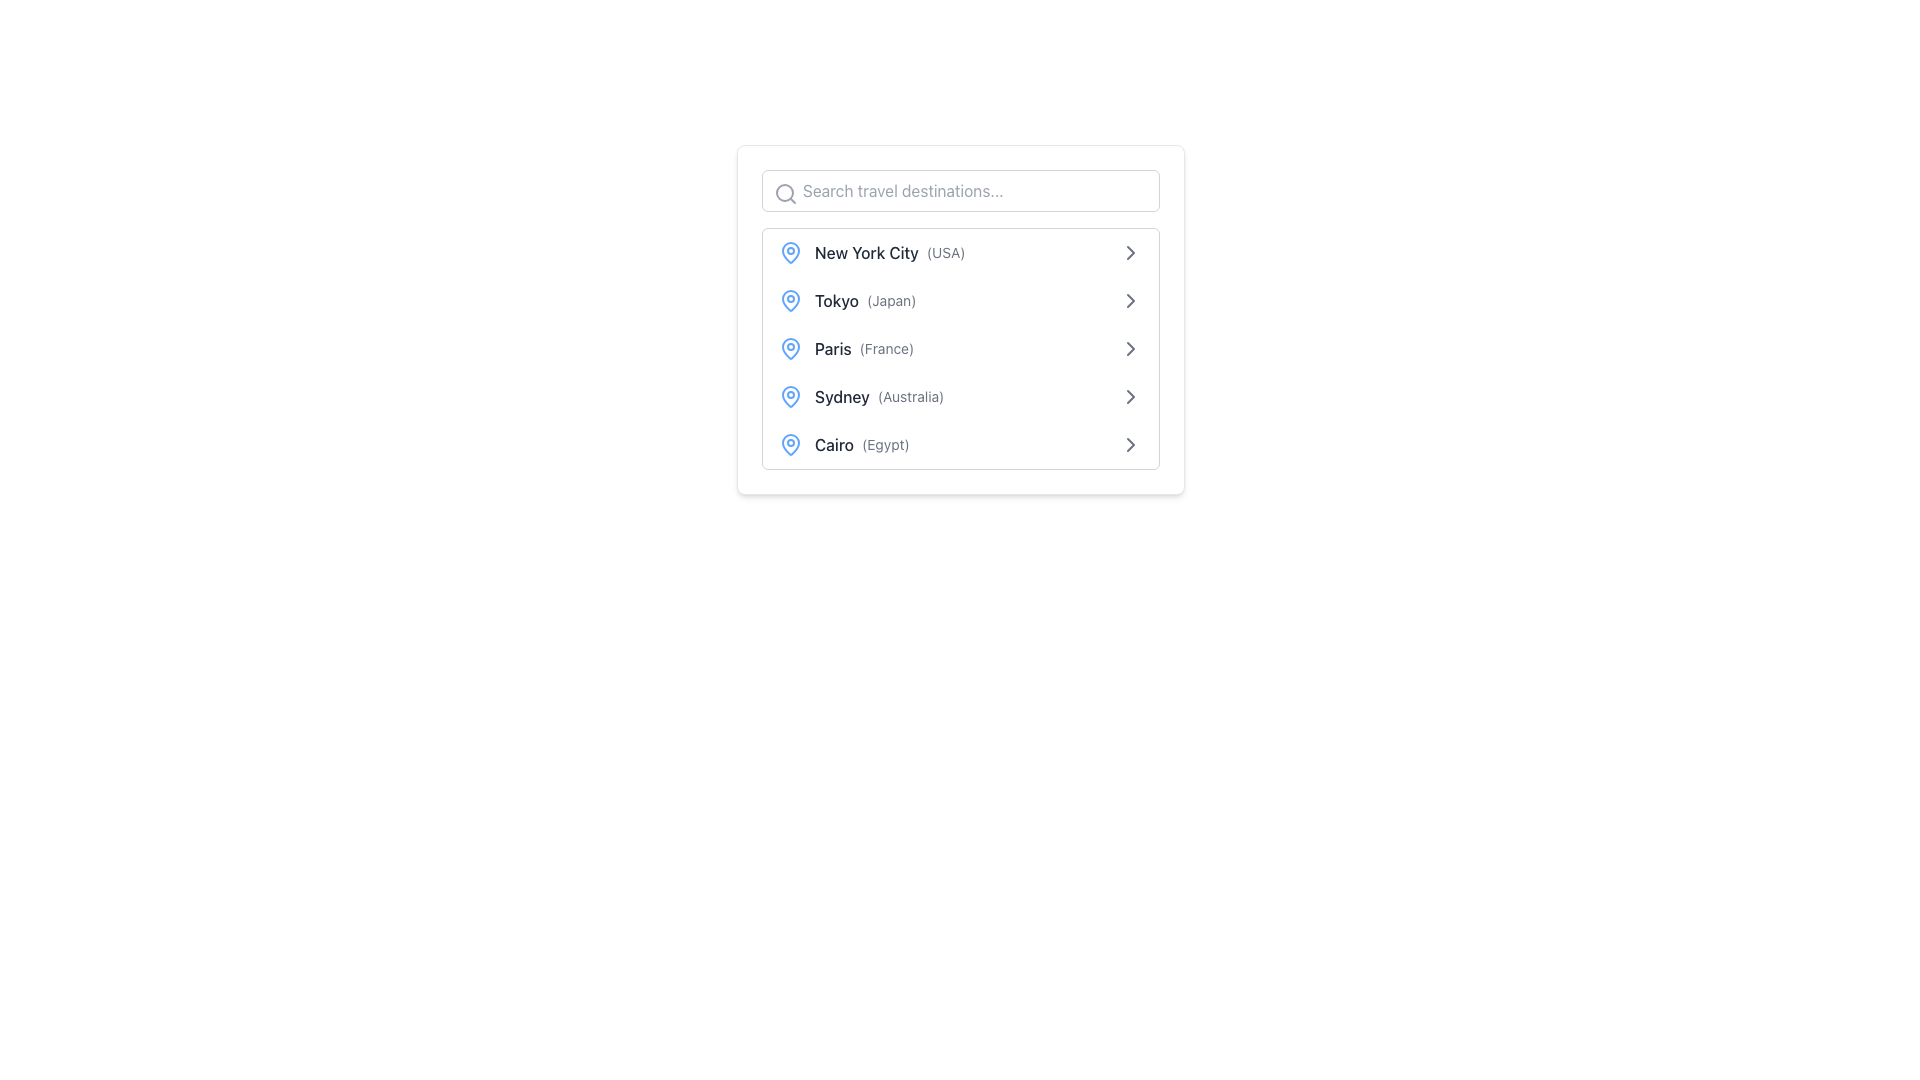 This screenshot has width=1920, height=1080. I want to click on the text label indicating the location 'New York City' in the travel destination selector list, which is positioned beside a blue map pin icon and before the text '(USA)', so click(866, 252).